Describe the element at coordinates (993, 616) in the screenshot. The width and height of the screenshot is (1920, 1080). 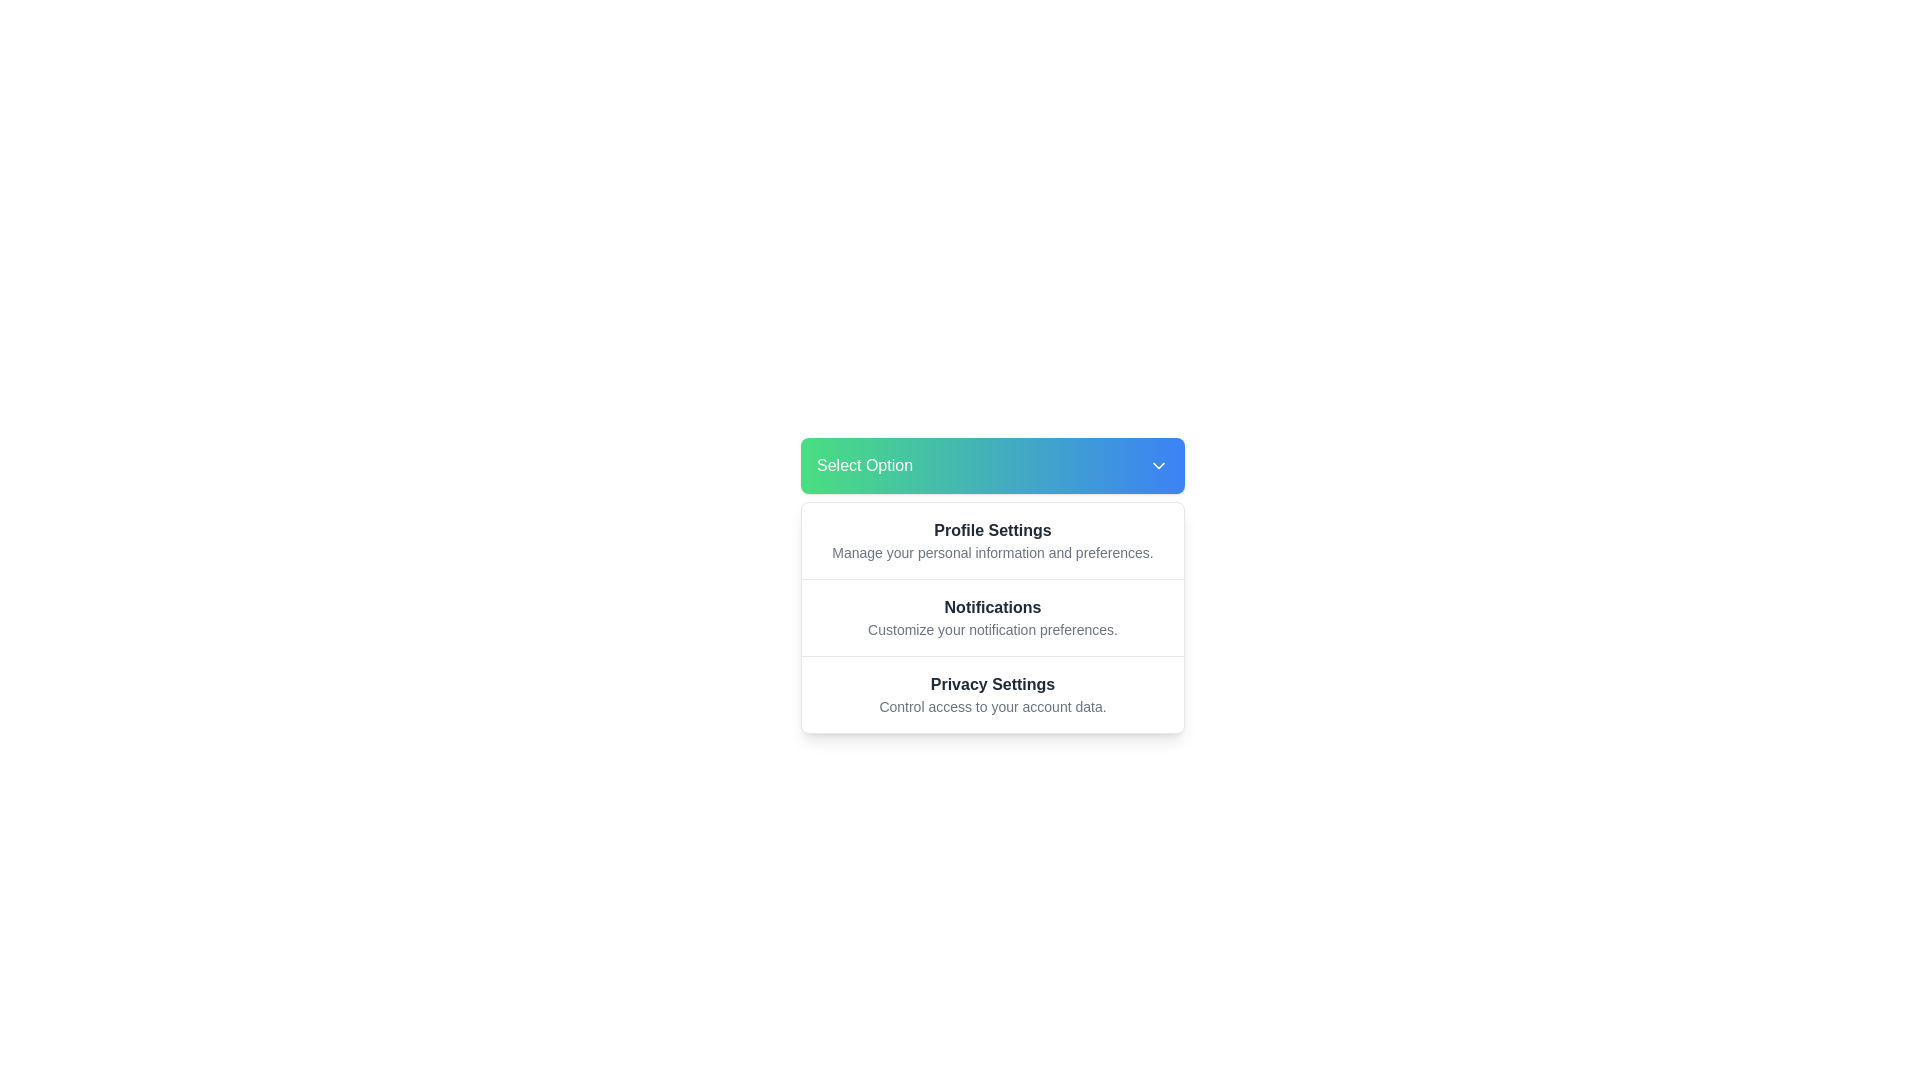
I see `the dropdown menu located below the 'Select Option' button` at that location.